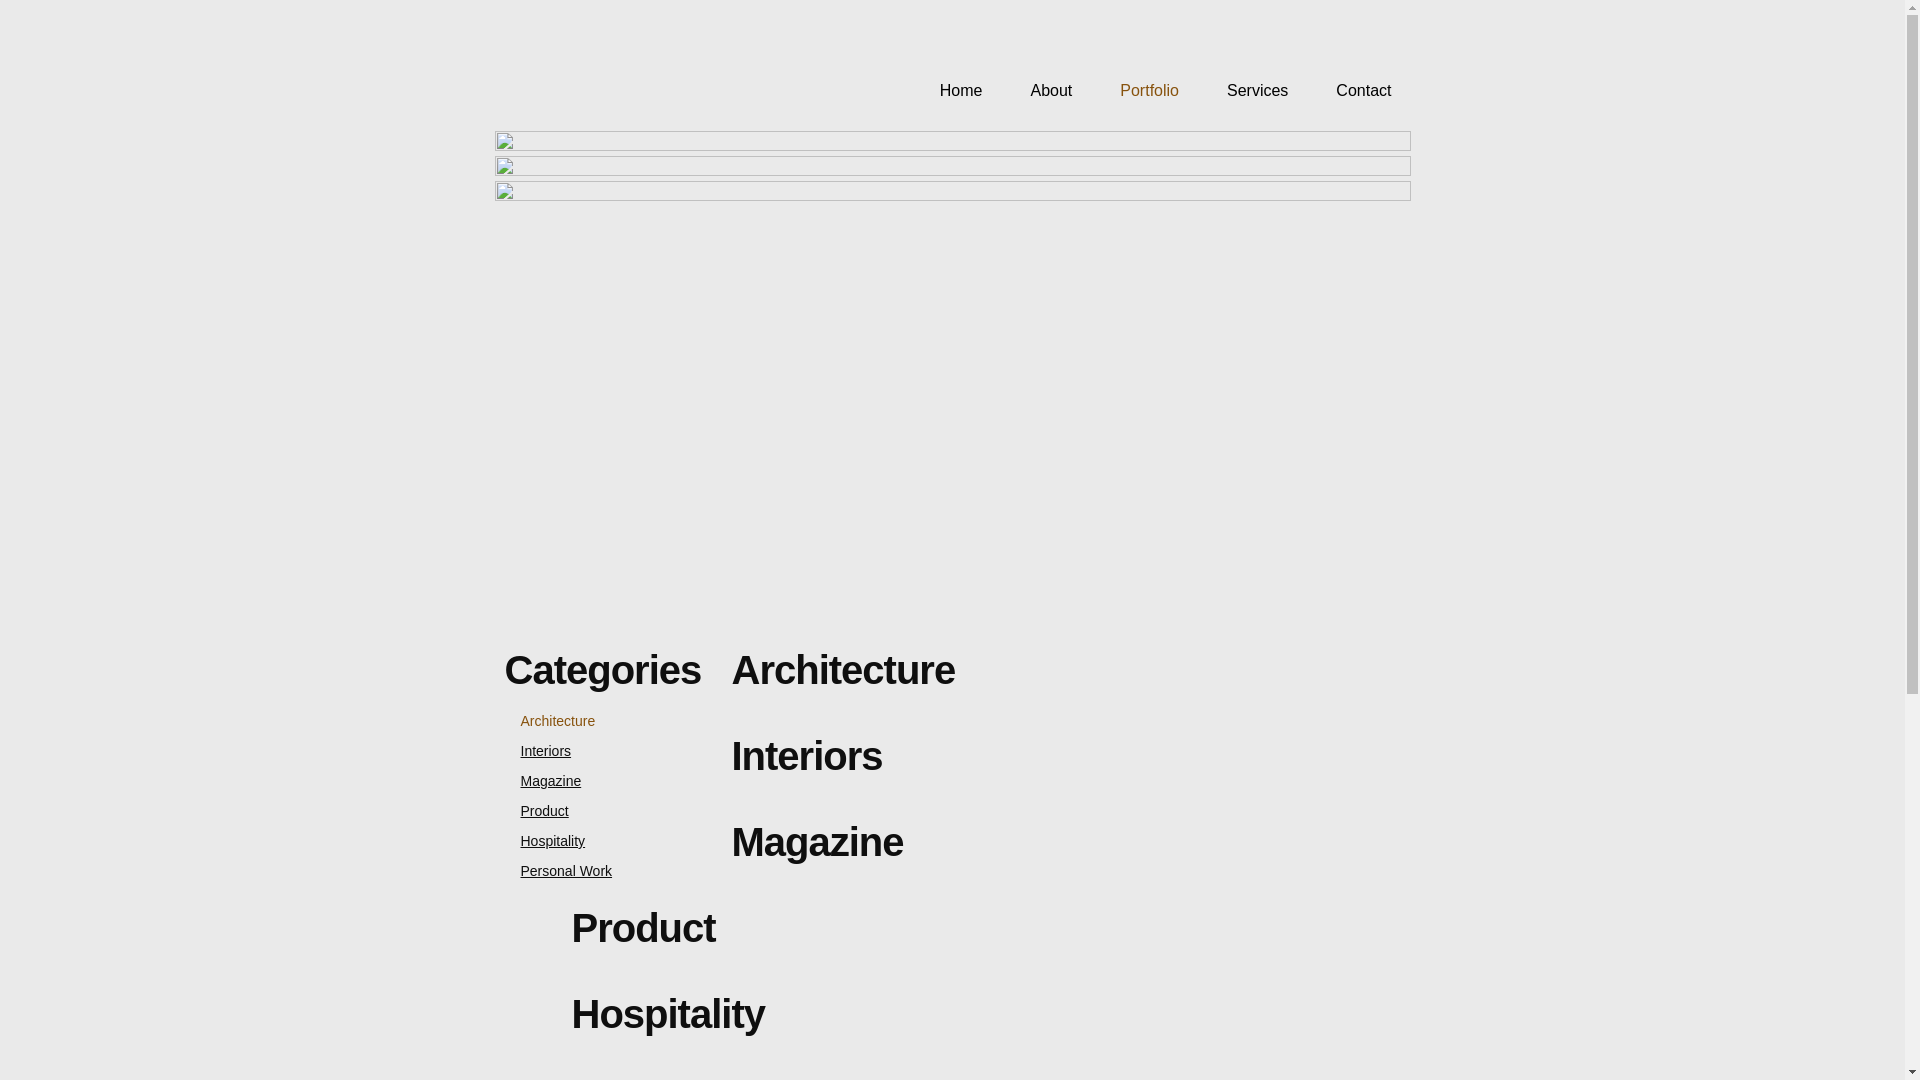  What do you see at coordinates (557, 870) in the screenshot?
I see `'Personal Work'` at bounding box center [557, 870].